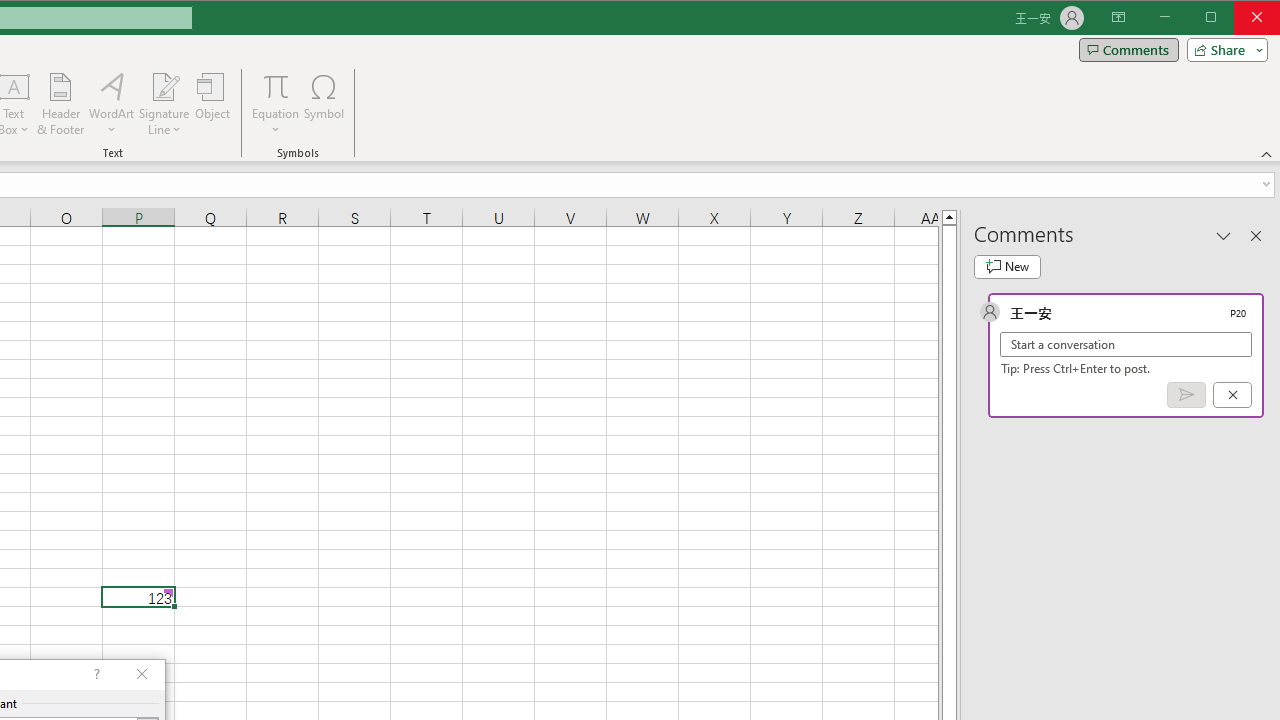  What do you see at coordinates (1231, 395) in the screenshot?
I see `'Cancel'` at bounding box center [1231, 395].